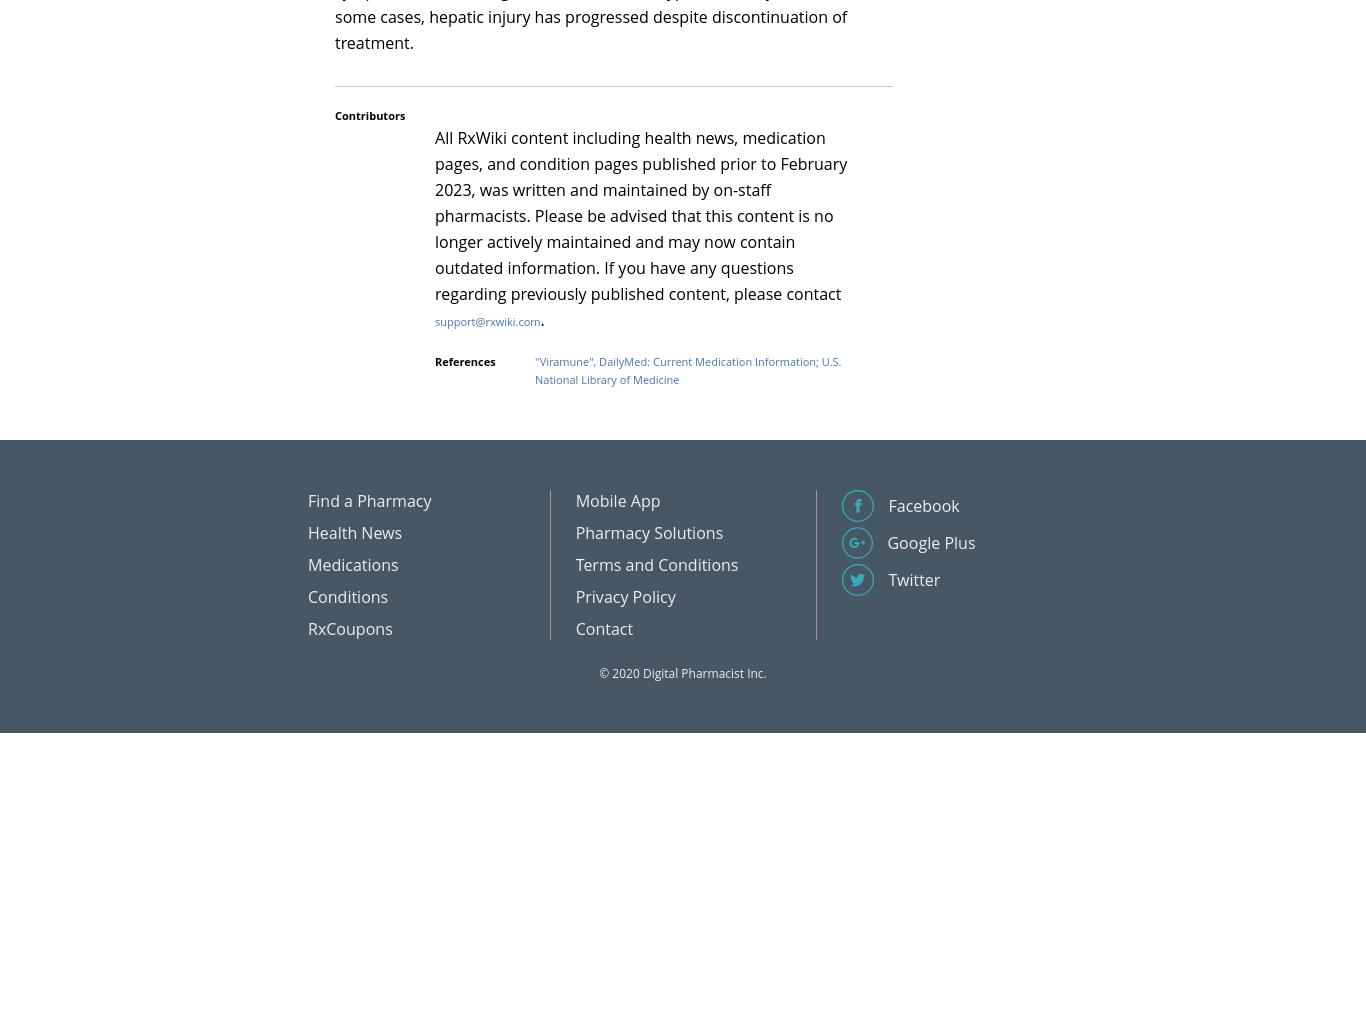 The image size is (1366, 1022). What do you see at coordinates (655, 564) in the screenshot?
I see `'Terms and Conditions'` at bounding box center [655, 564].